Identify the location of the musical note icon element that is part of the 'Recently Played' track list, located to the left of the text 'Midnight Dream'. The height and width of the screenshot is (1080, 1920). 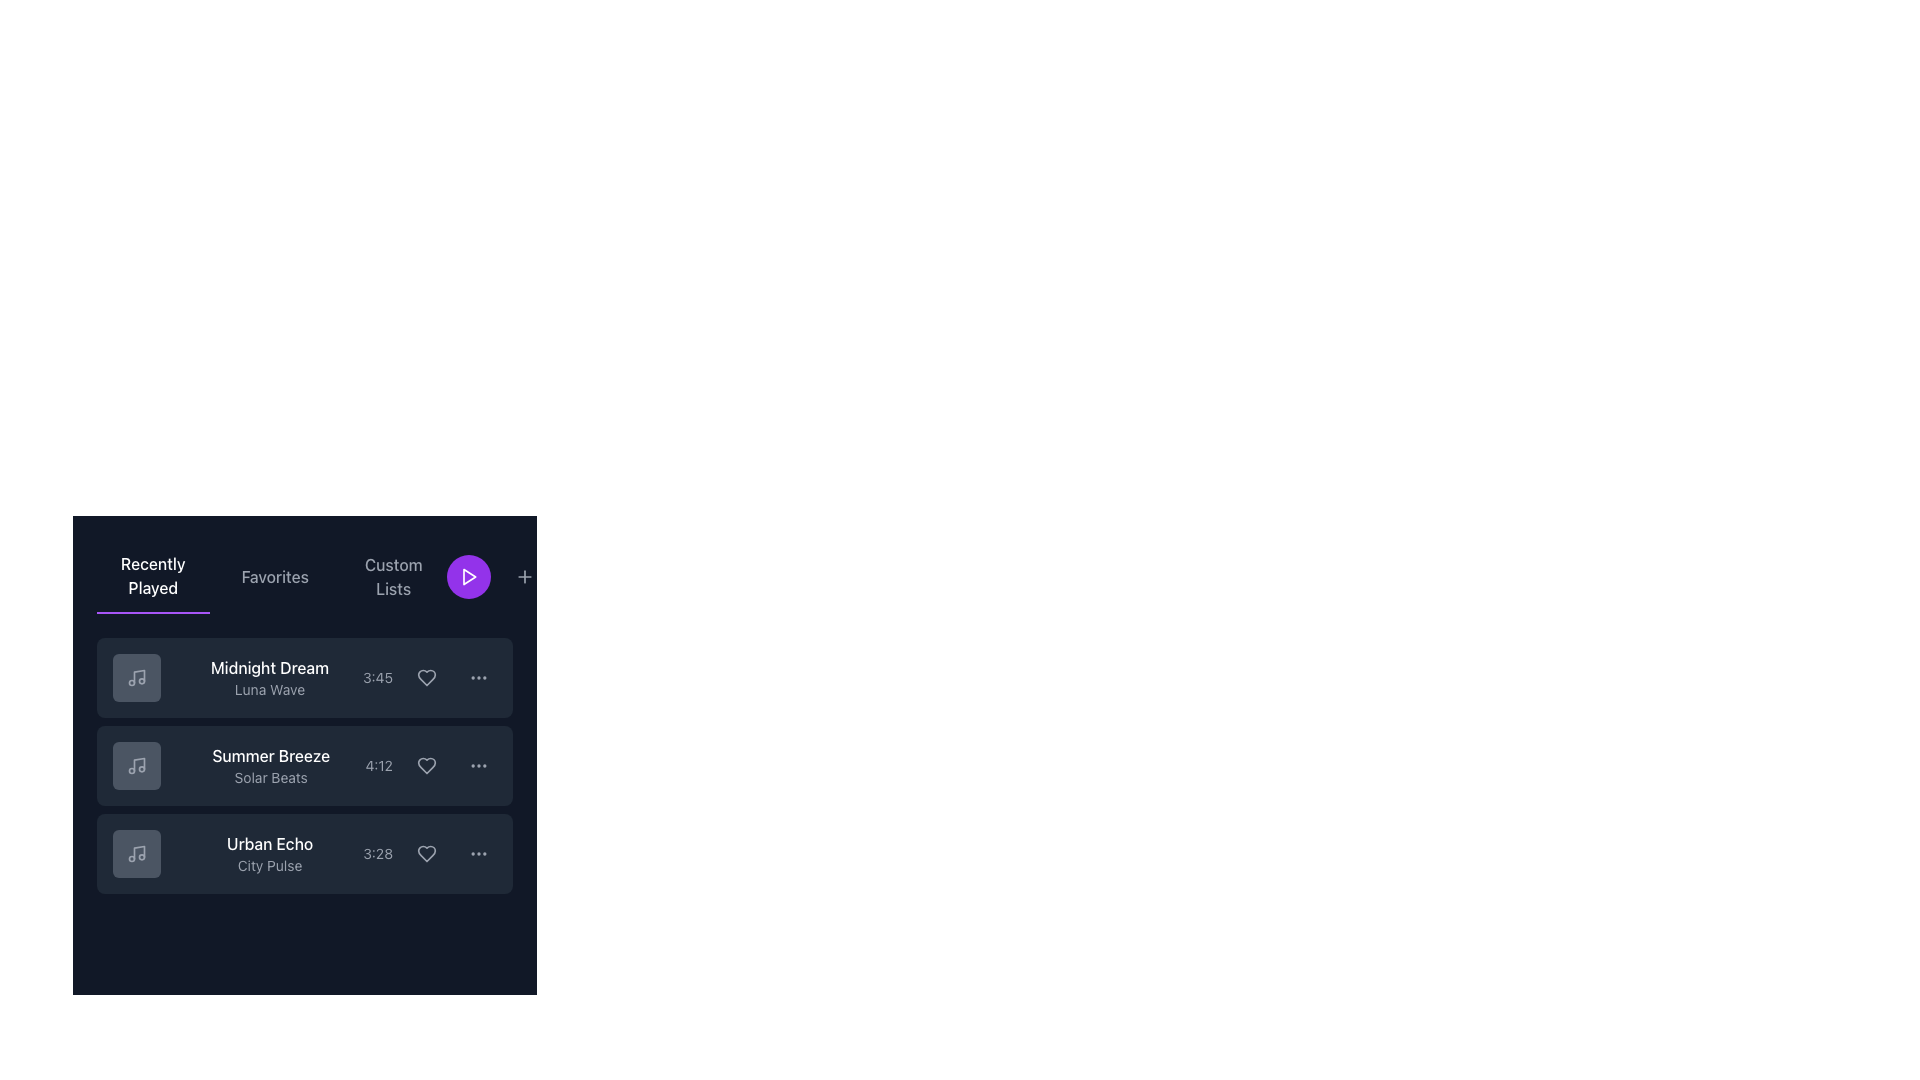
(138, 675).